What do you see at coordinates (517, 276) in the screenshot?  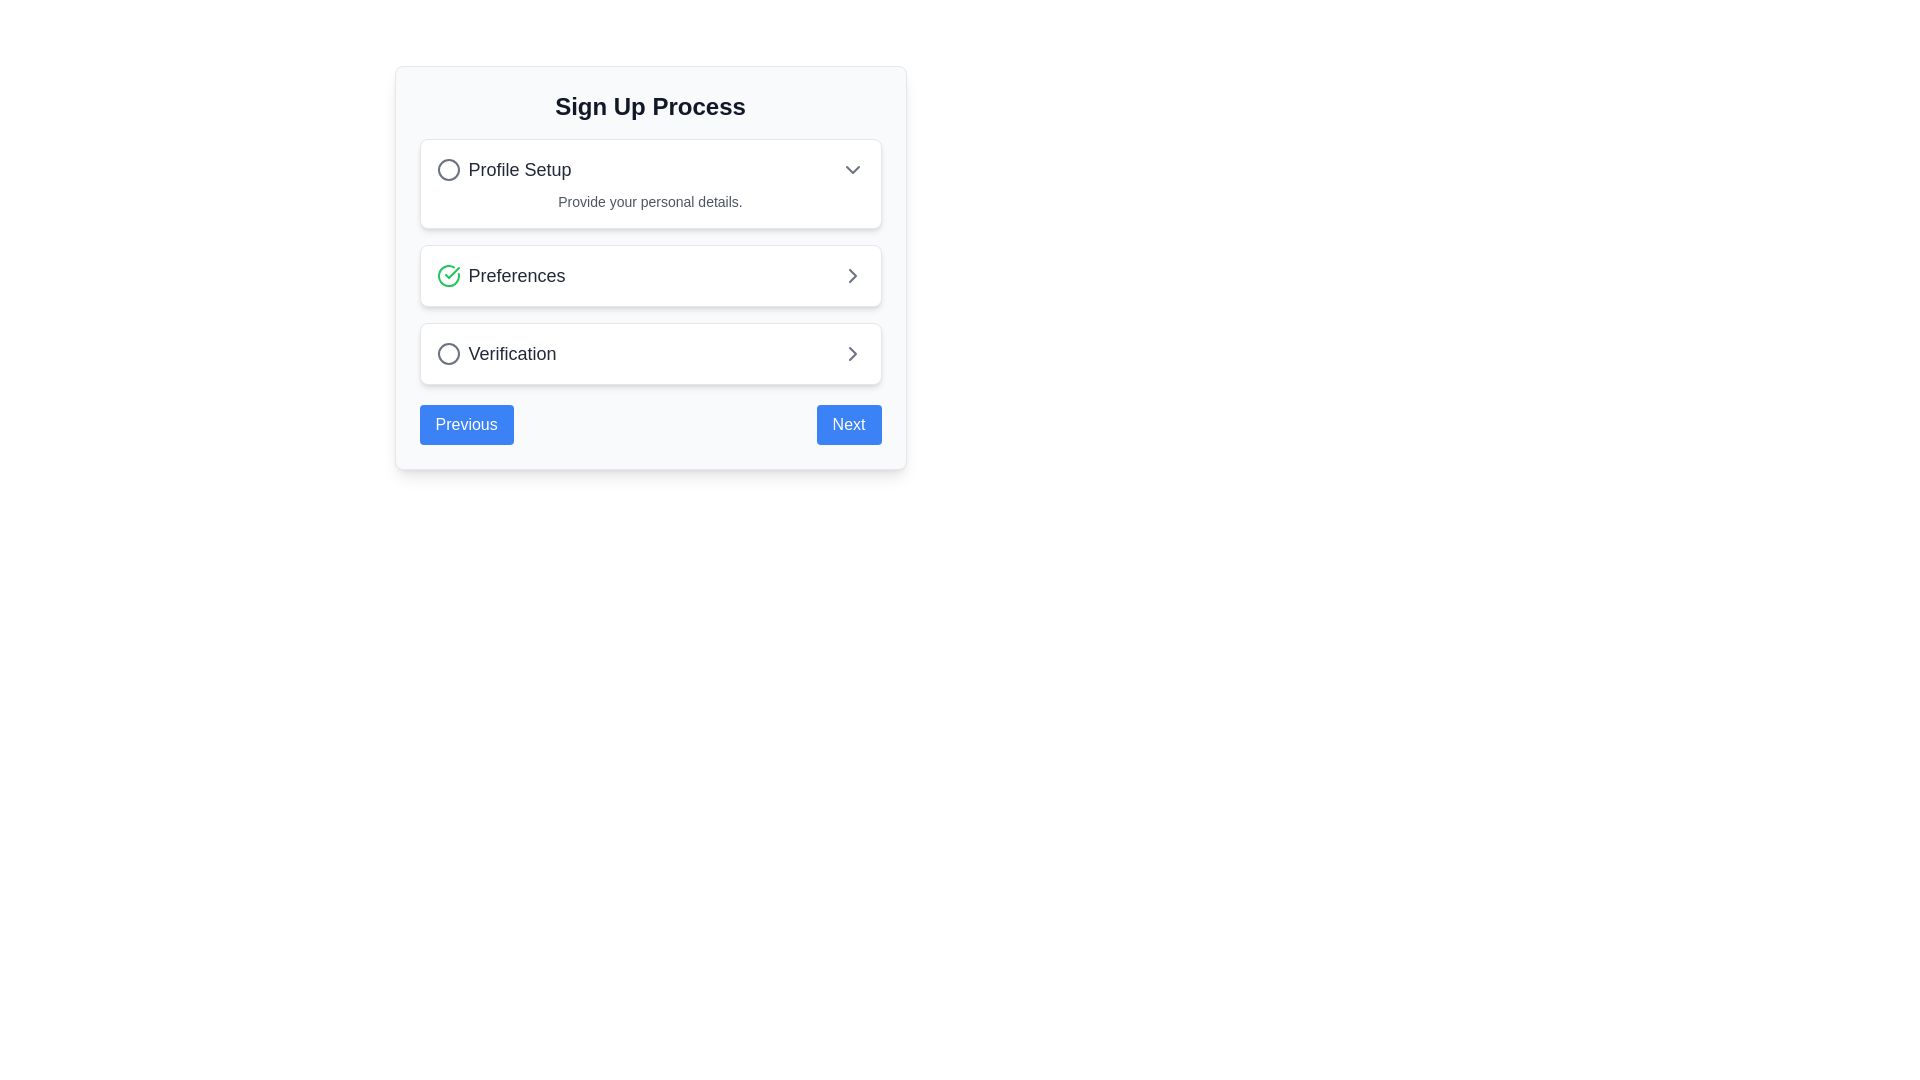 I see `the text content of the 'Preferences' label, which is prominently displayed in a large gray font and is located in the center segment of a three-step process interface` at bounding box center [517, 276].